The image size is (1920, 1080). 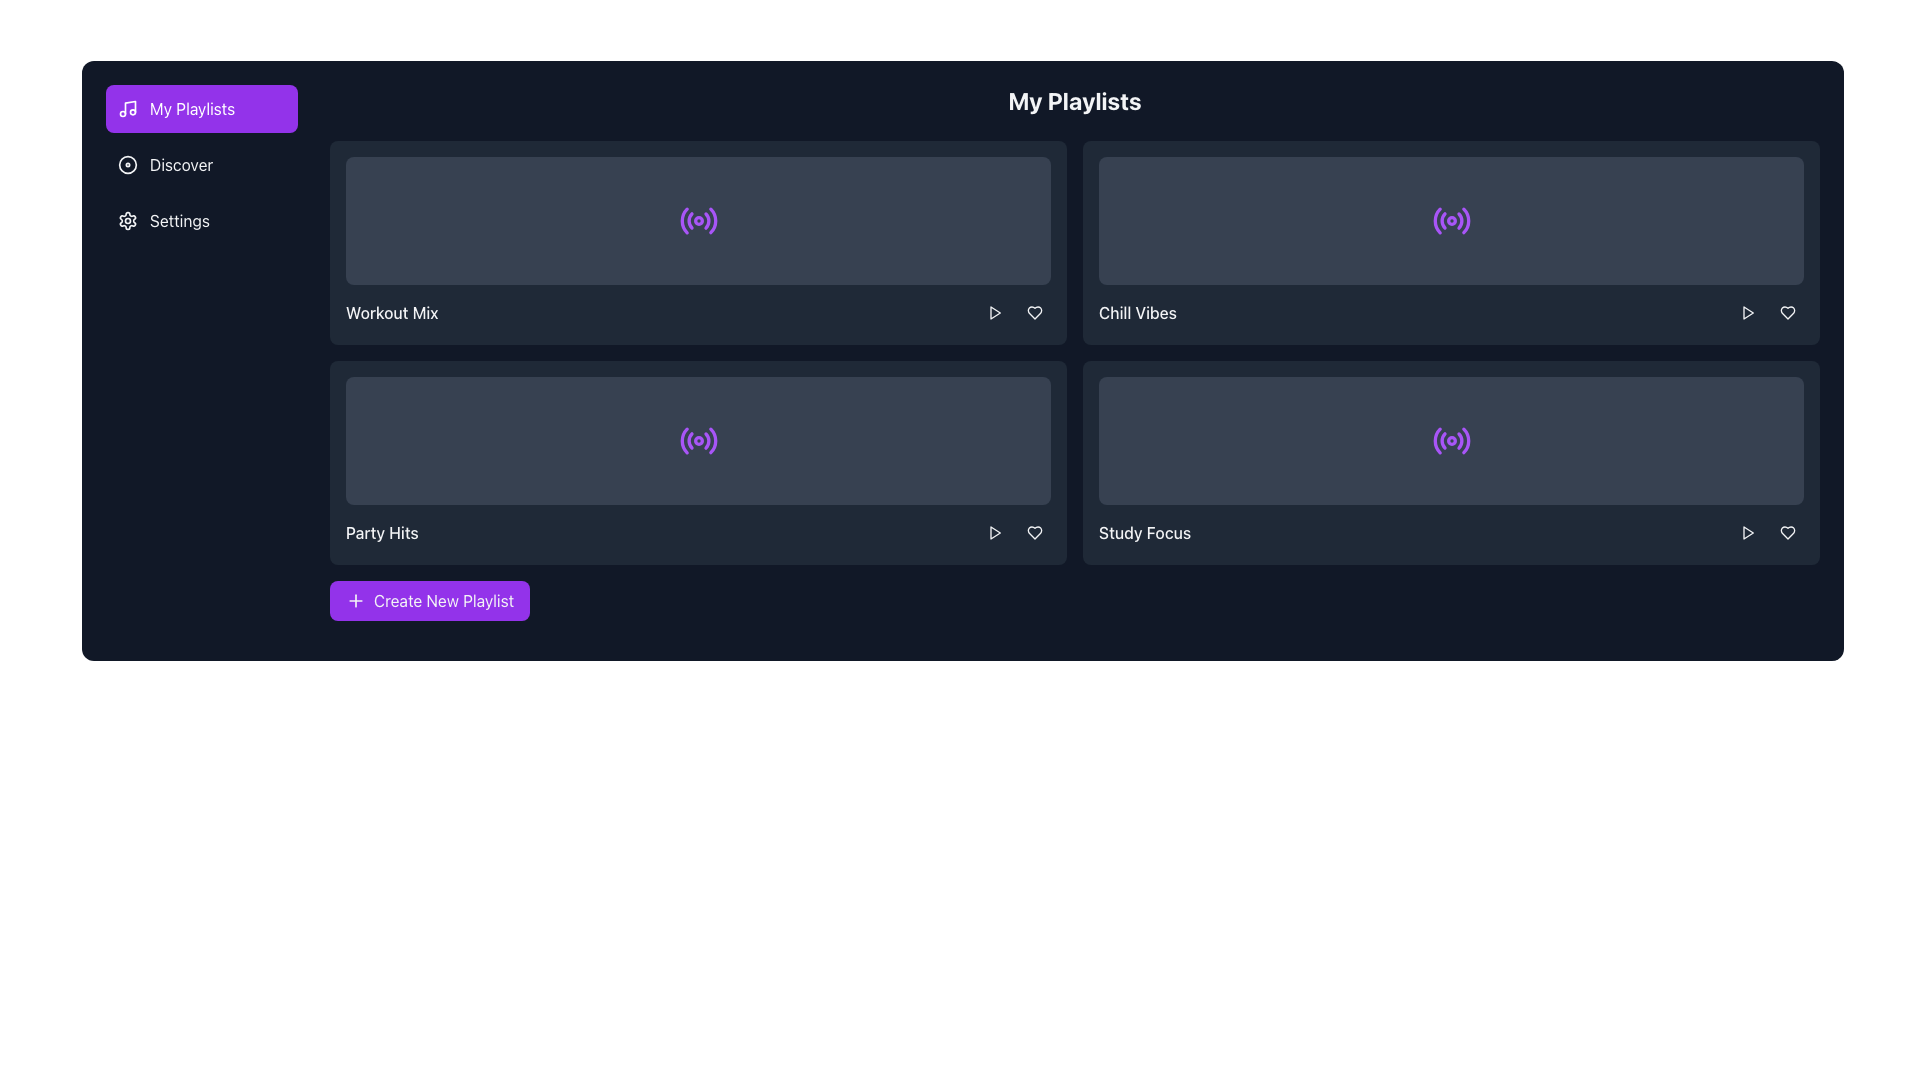 What do you see at coordinates (698, 439) in the screenshot?
I see `the surrounding interactive areas of the 'Party Hits' card by clicking on the central purple radio wave icon within the dark gray card` at bounding box center [698, 439].